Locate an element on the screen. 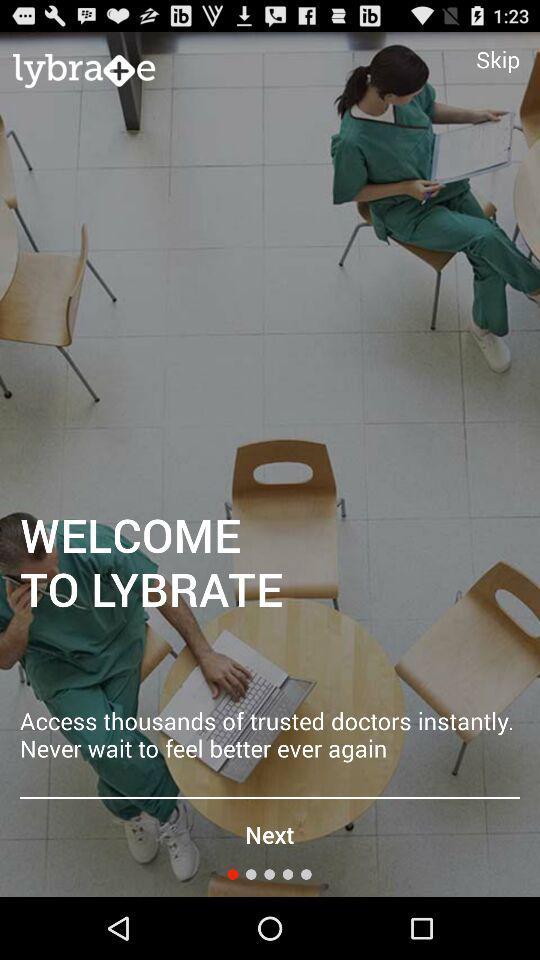 The width and height of the screenshot is (540, 960). the skip item is located at coordinates (497, 58).